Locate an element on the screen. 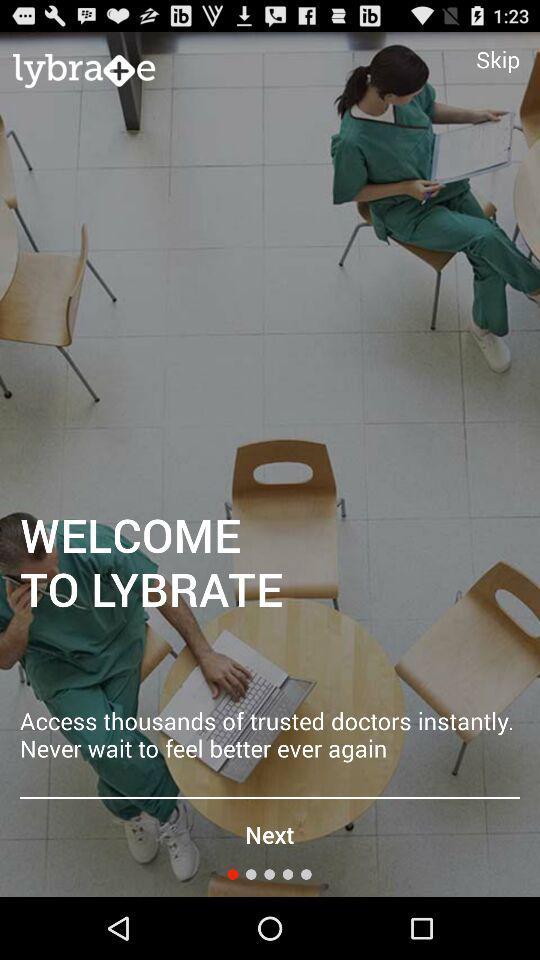 The width and height of the screenshot is (540, 960). the skip item is located at coordinates (497, 58).